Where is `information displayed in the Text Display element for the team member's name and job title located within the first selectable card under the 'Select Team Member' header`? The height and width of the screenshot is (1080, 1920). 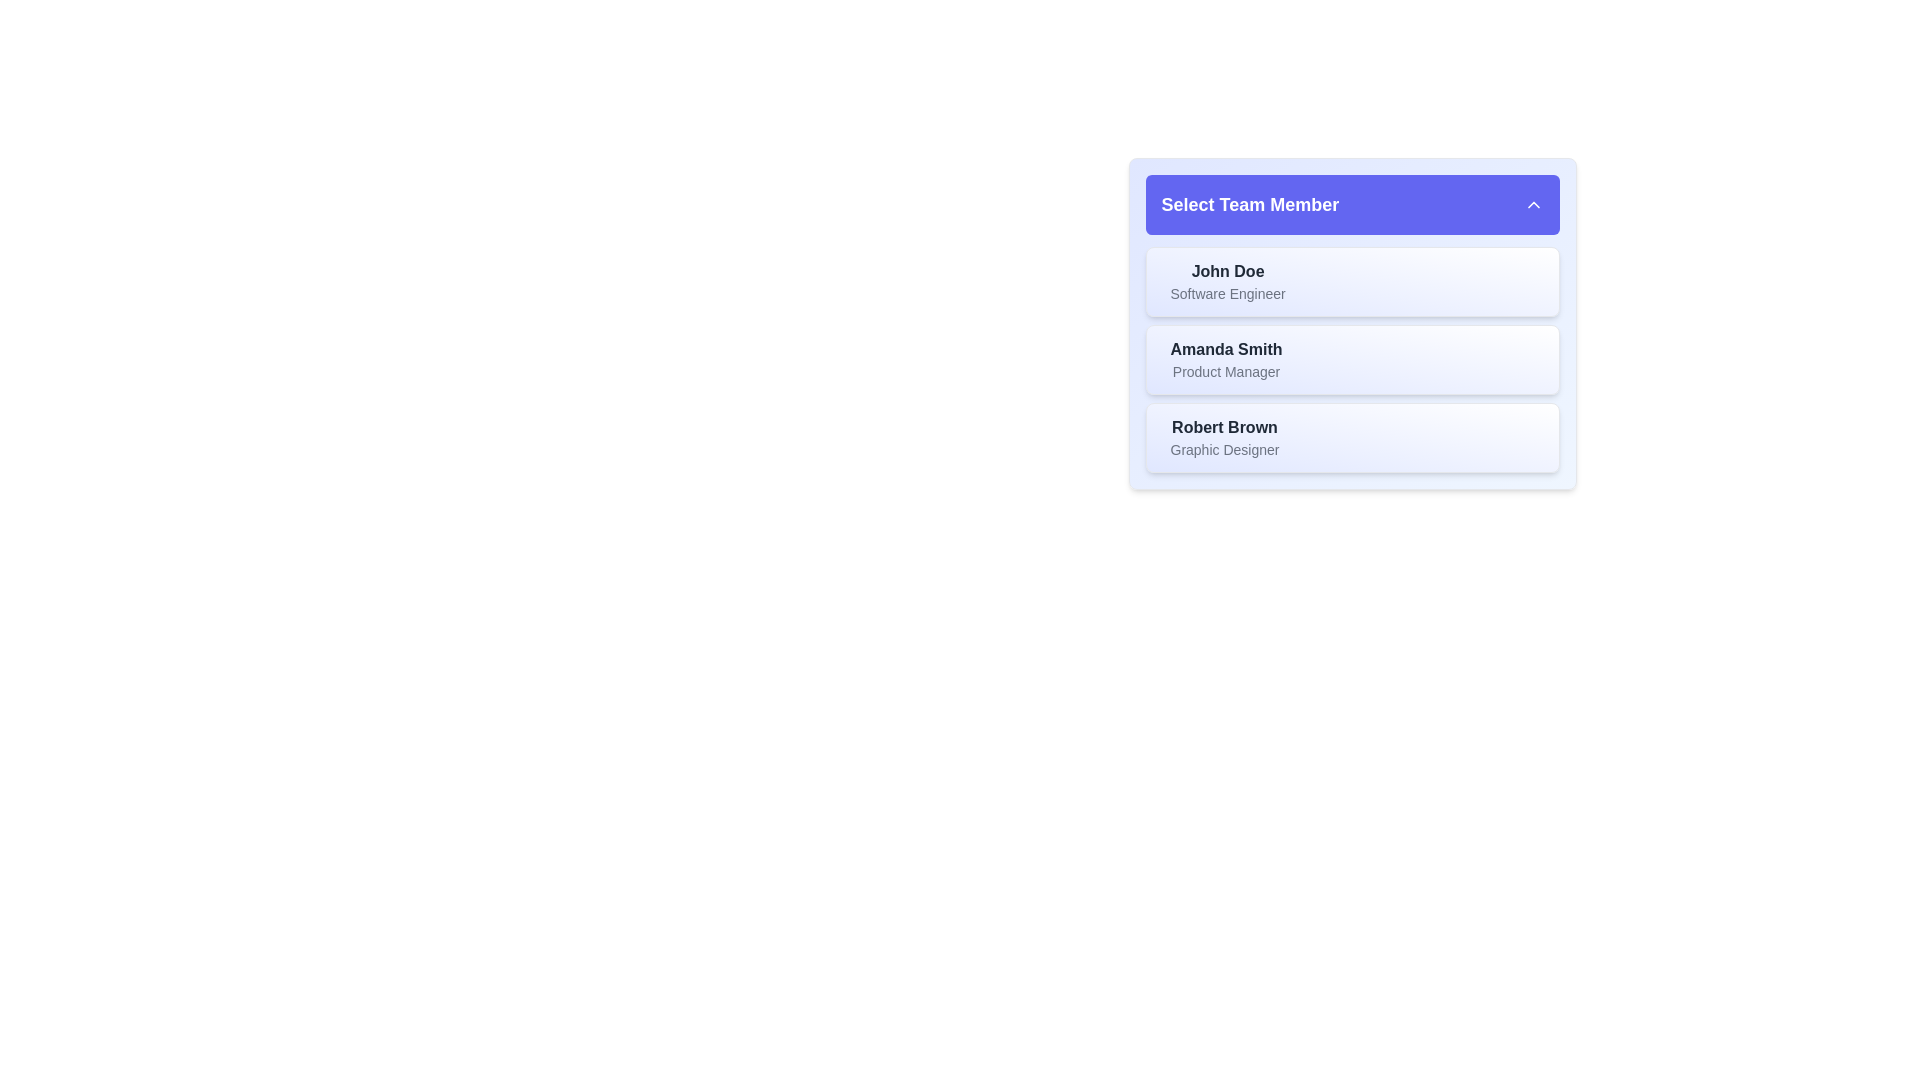
information displayed in the Text Display element for the team member's name and job title located within the first selectable card under the 'Select Team Member' header is located at coordinates (1227, 281).